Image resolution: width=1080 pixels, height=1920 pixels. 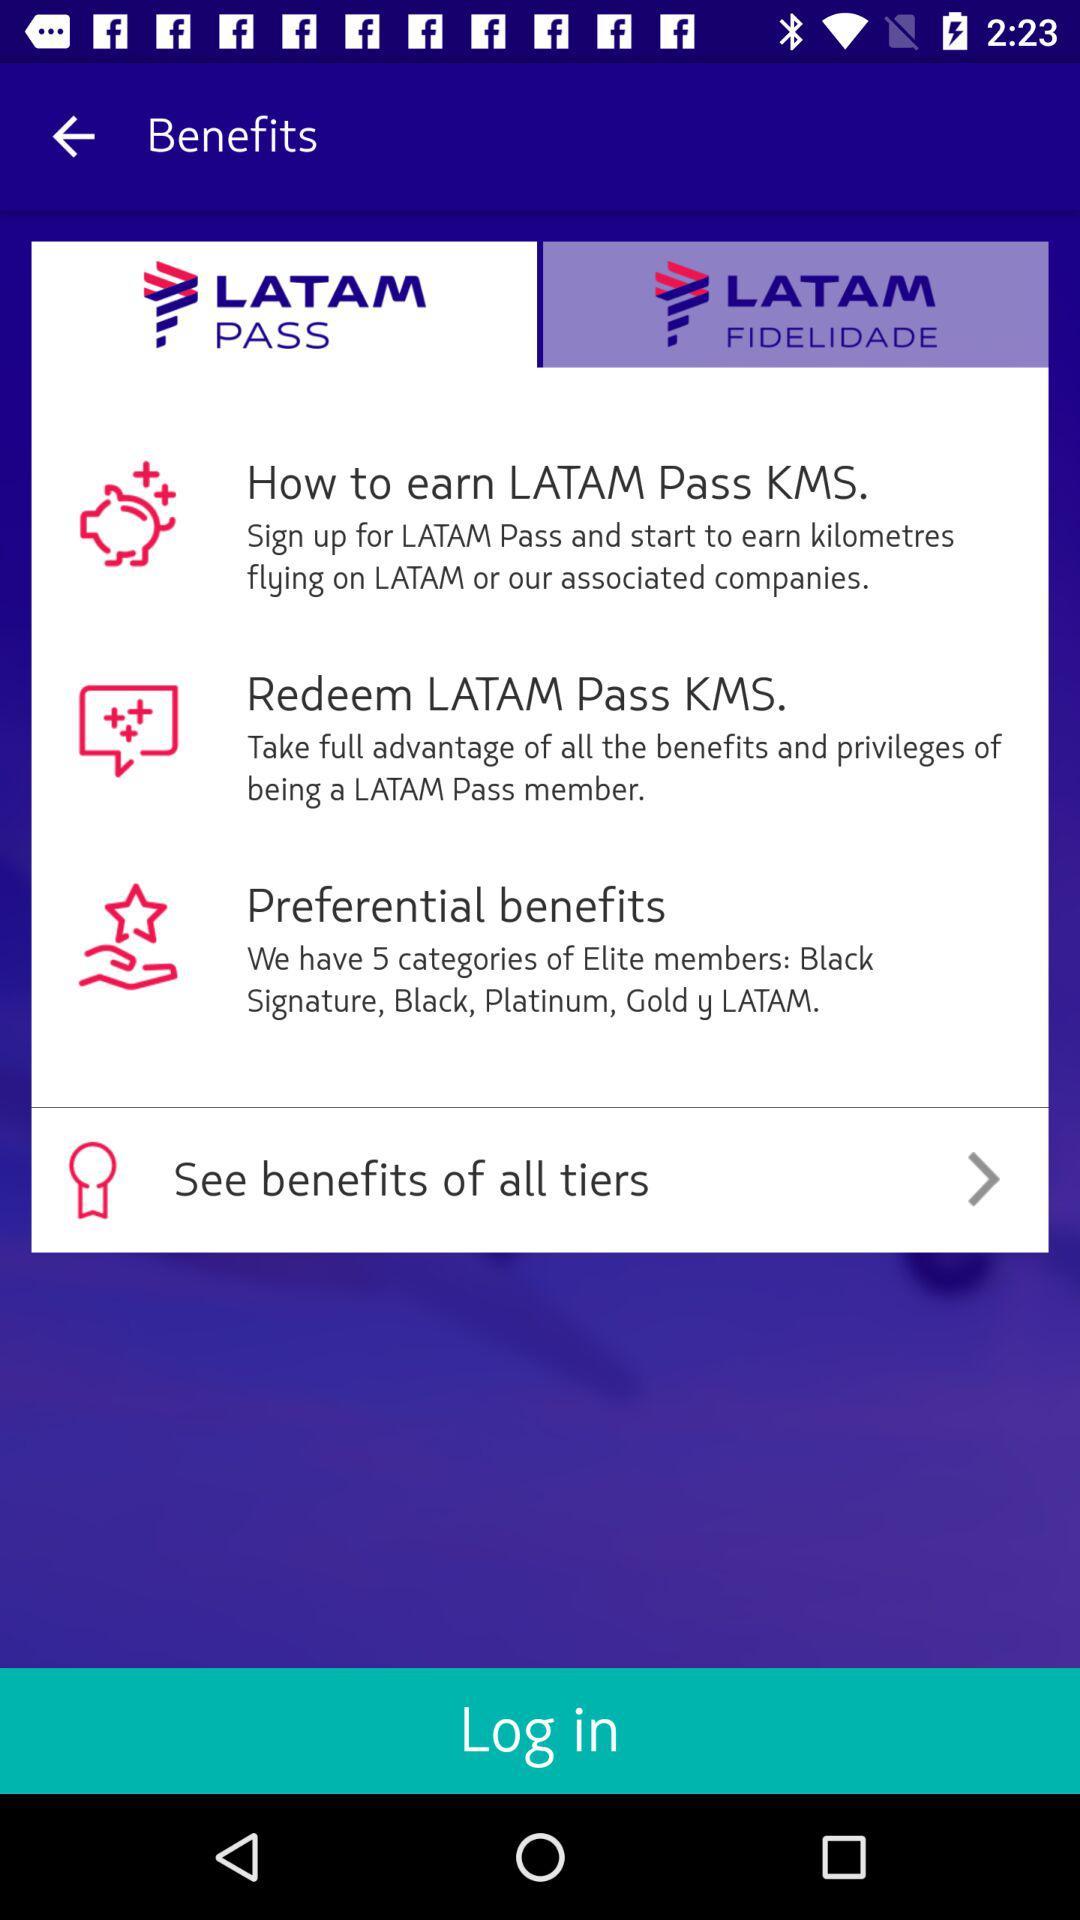 What do you see at coordinates (794, 303) in the screenshot?
I see `see more options` at bounding box center [794, 303].